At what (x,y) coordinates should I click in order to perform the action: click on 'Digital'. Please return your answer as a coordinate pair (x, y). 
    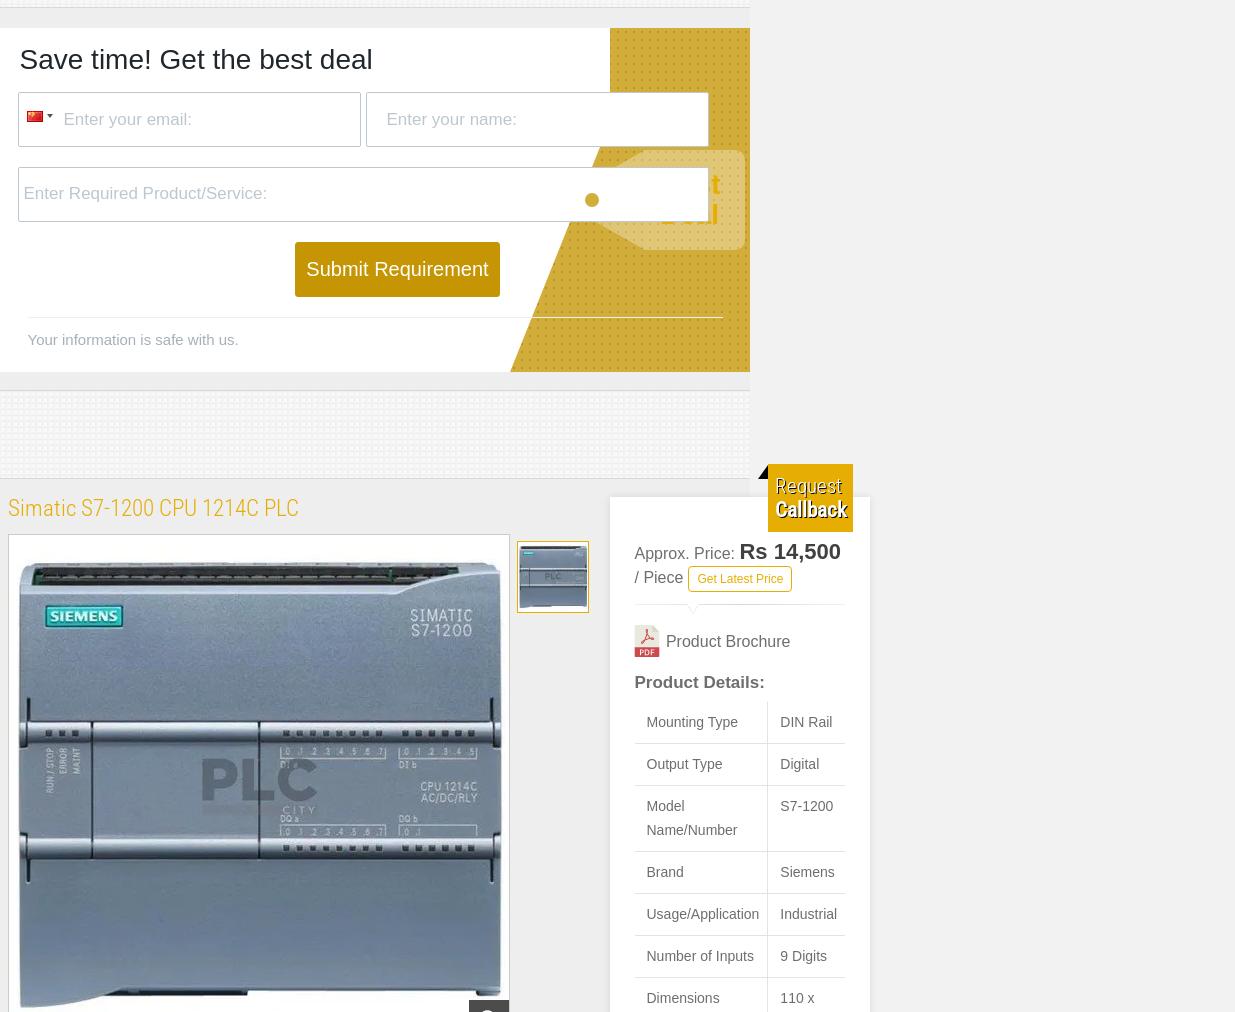
    Looking at the image, I should click on (799, 762).